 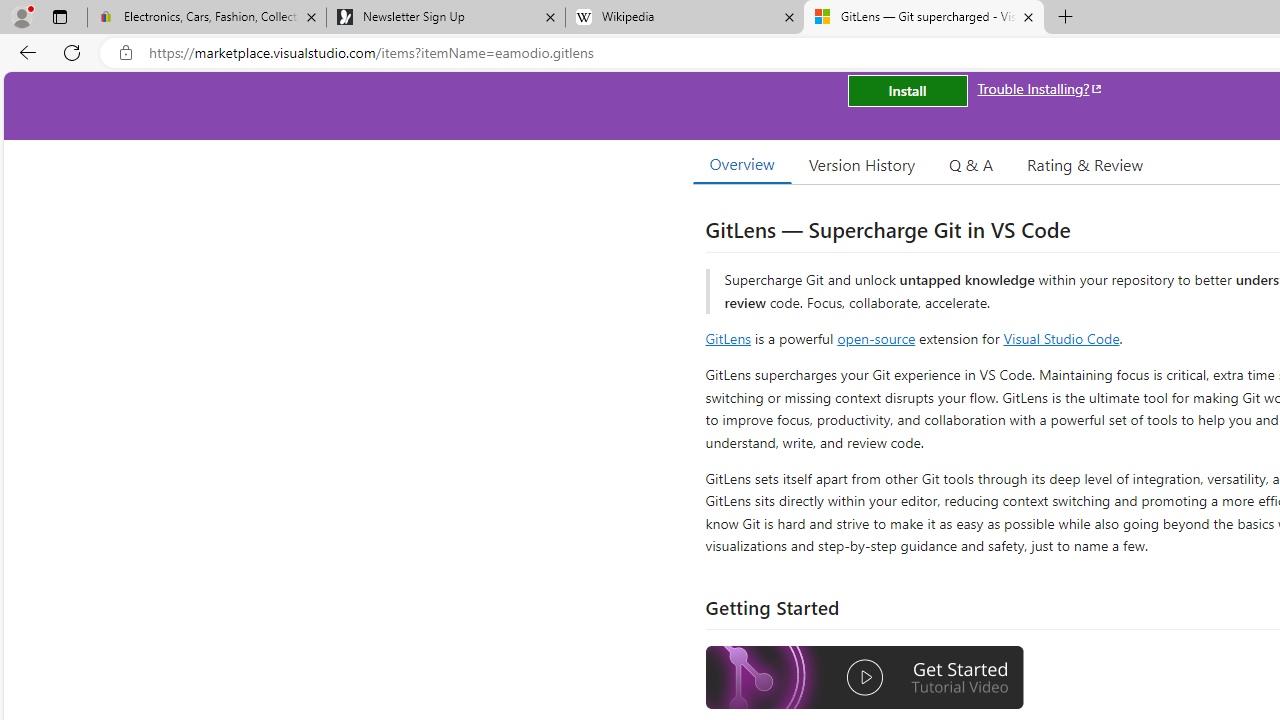 I want to click on 'Install', so click(x=906, y=91).